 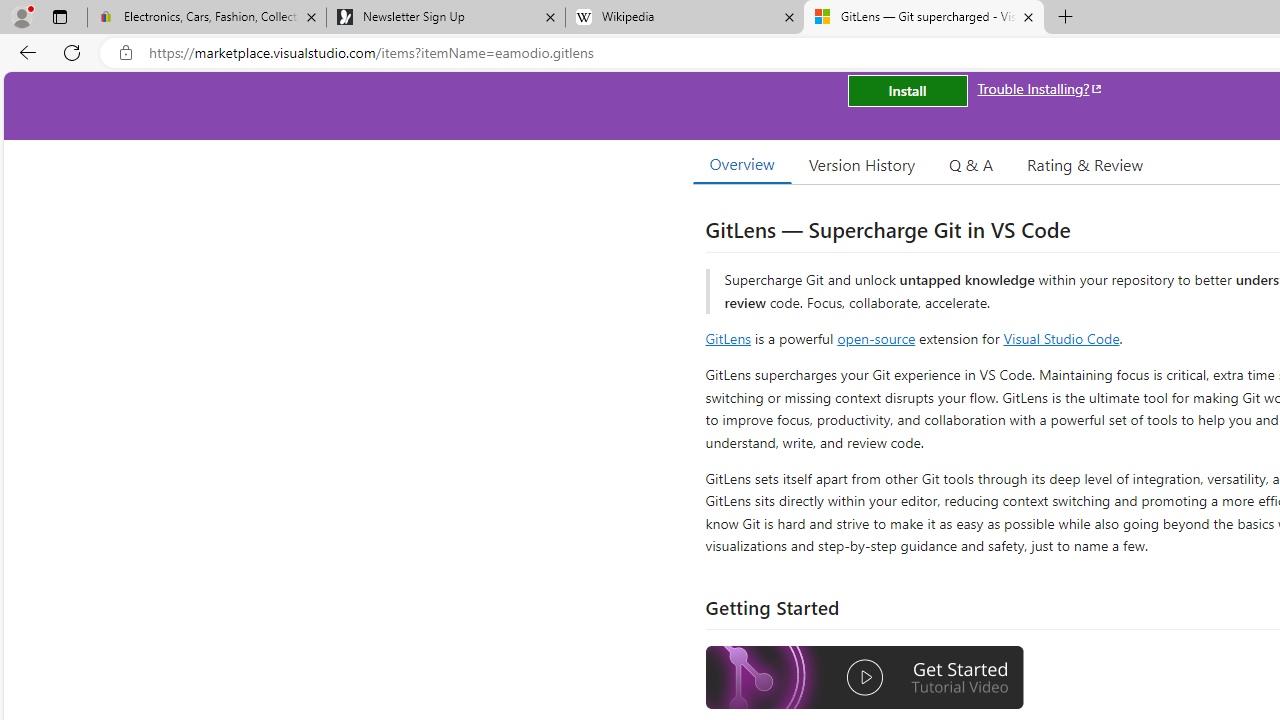 I want to click on 'Install', so click(x=906, y=91).